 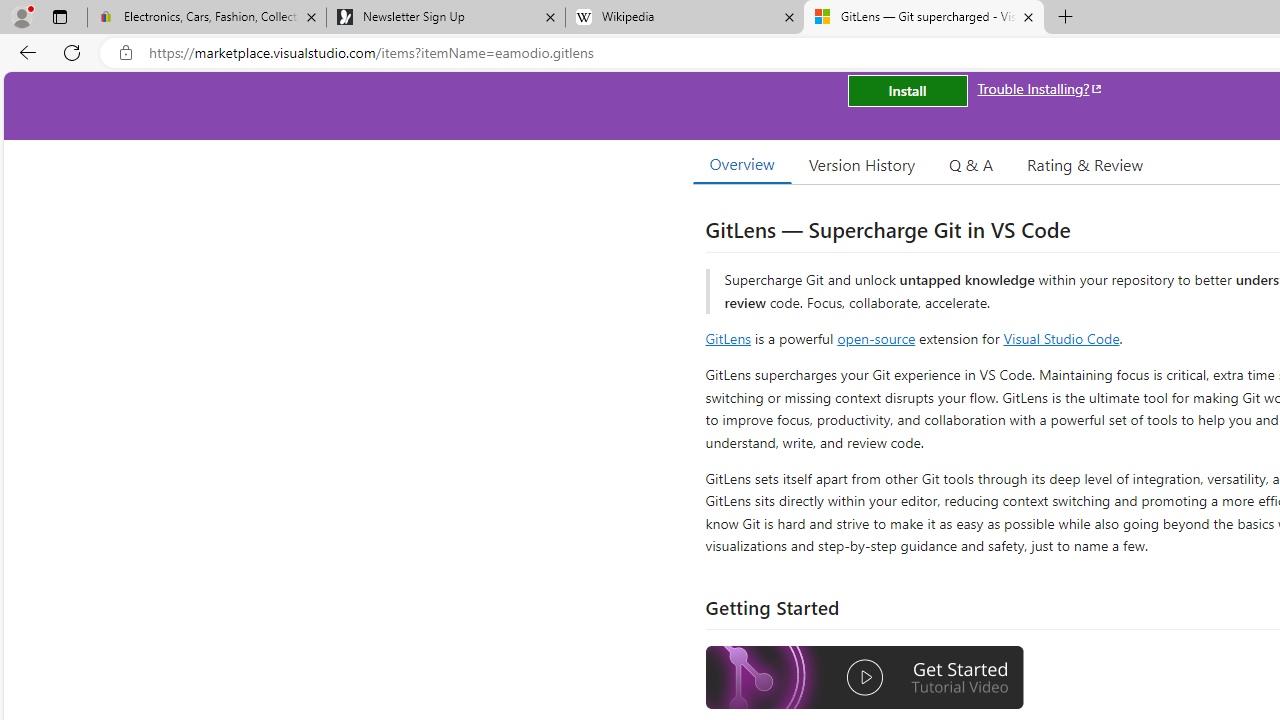 I want to click on 'Install', so click(x=906, y=91).